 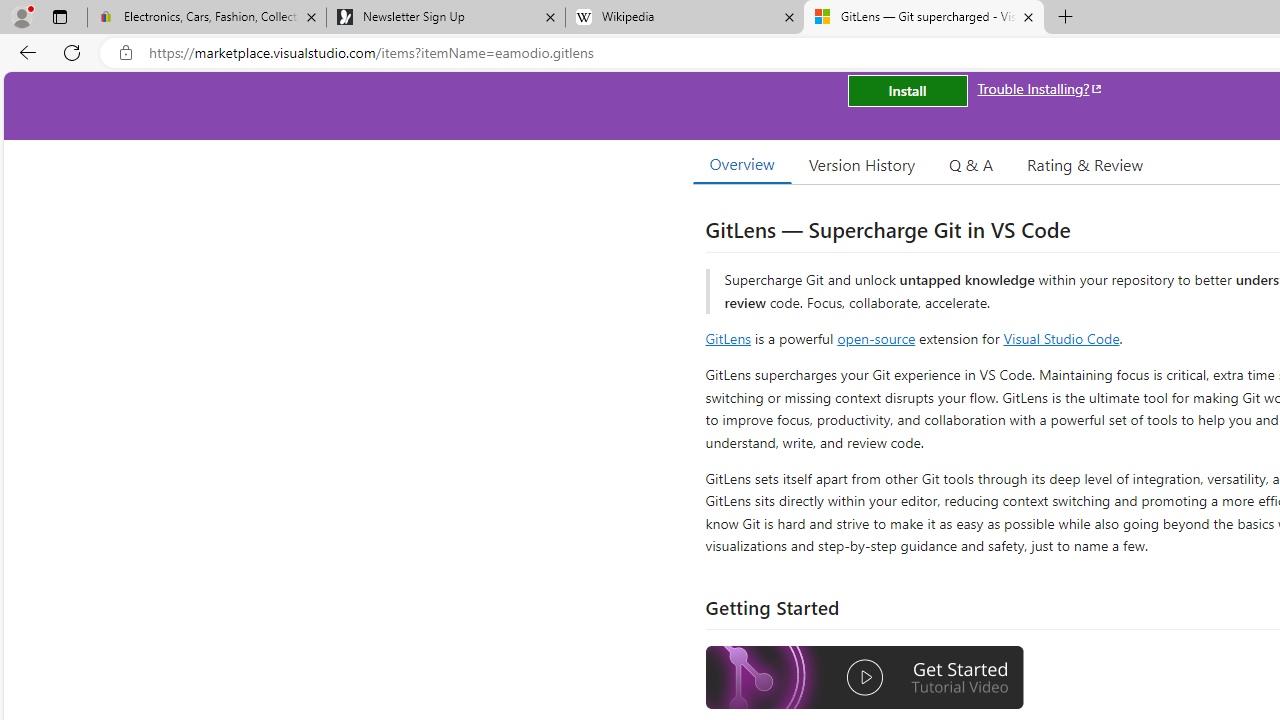 I want to click on 'Install', so click(x=906, y=91).